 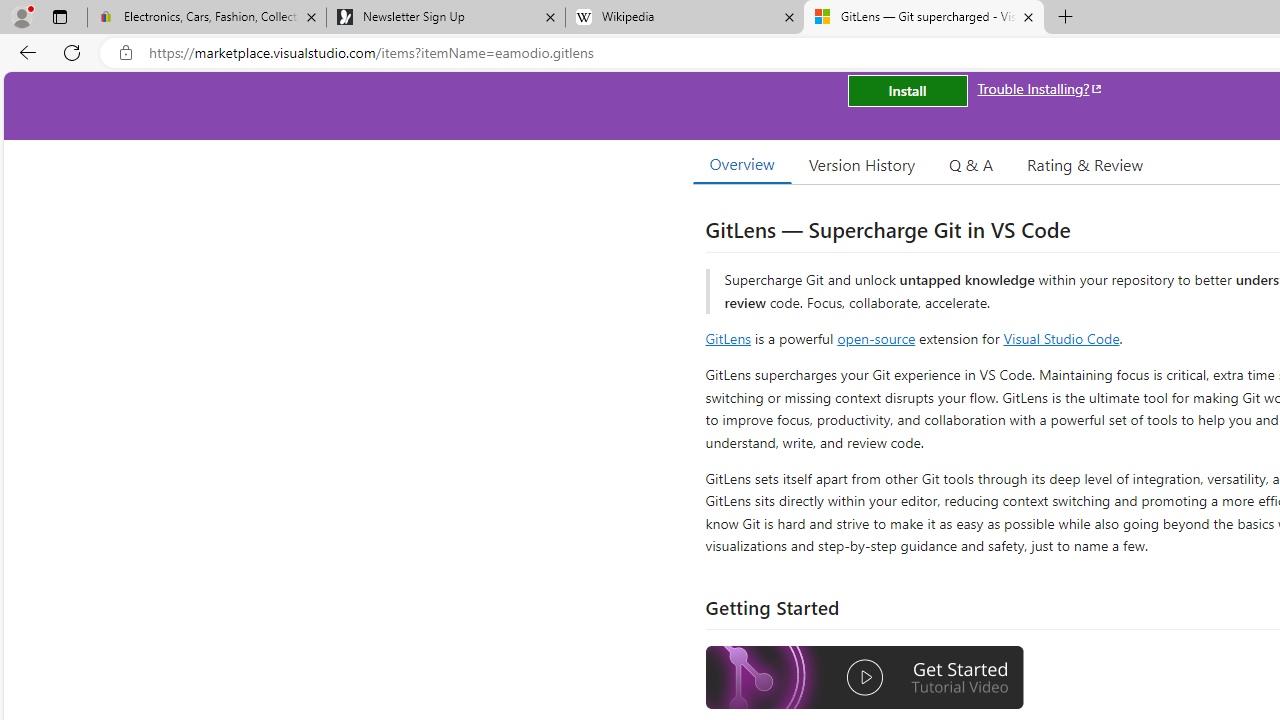 I want to click on 'Install', so click(x=906, y=91).